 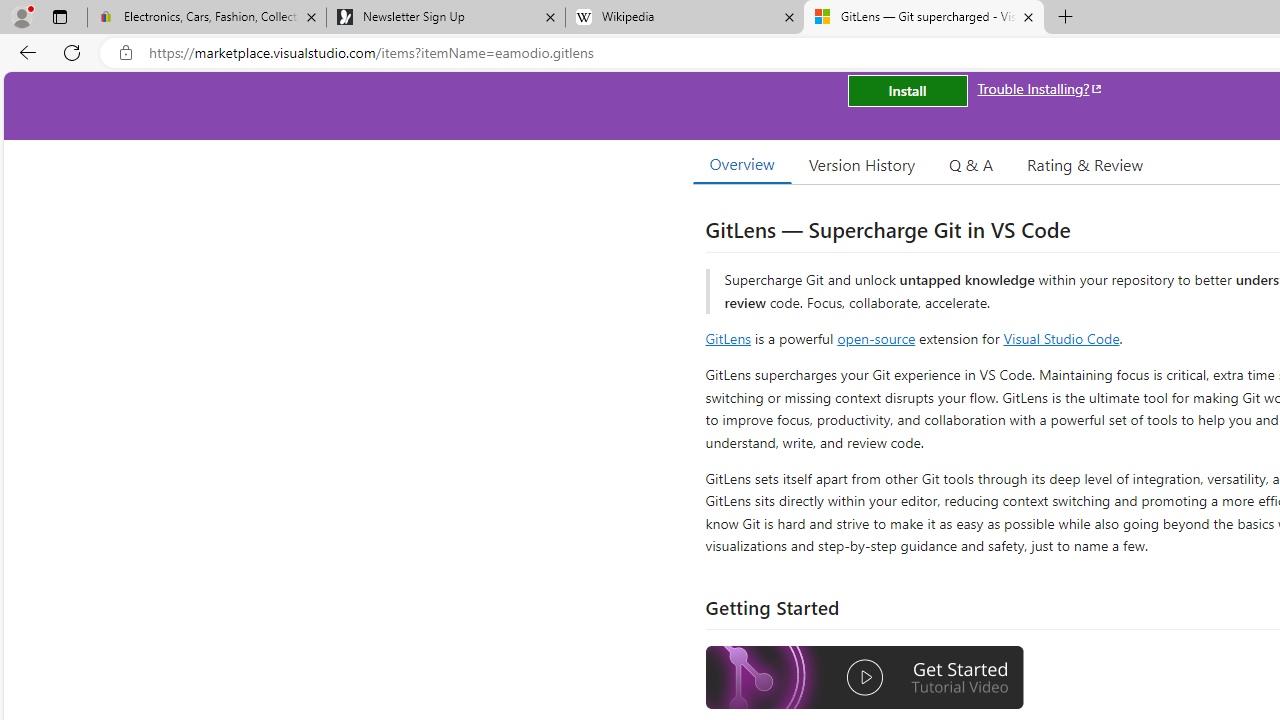 I want to click on 'Install', so click(x=906, y=91).